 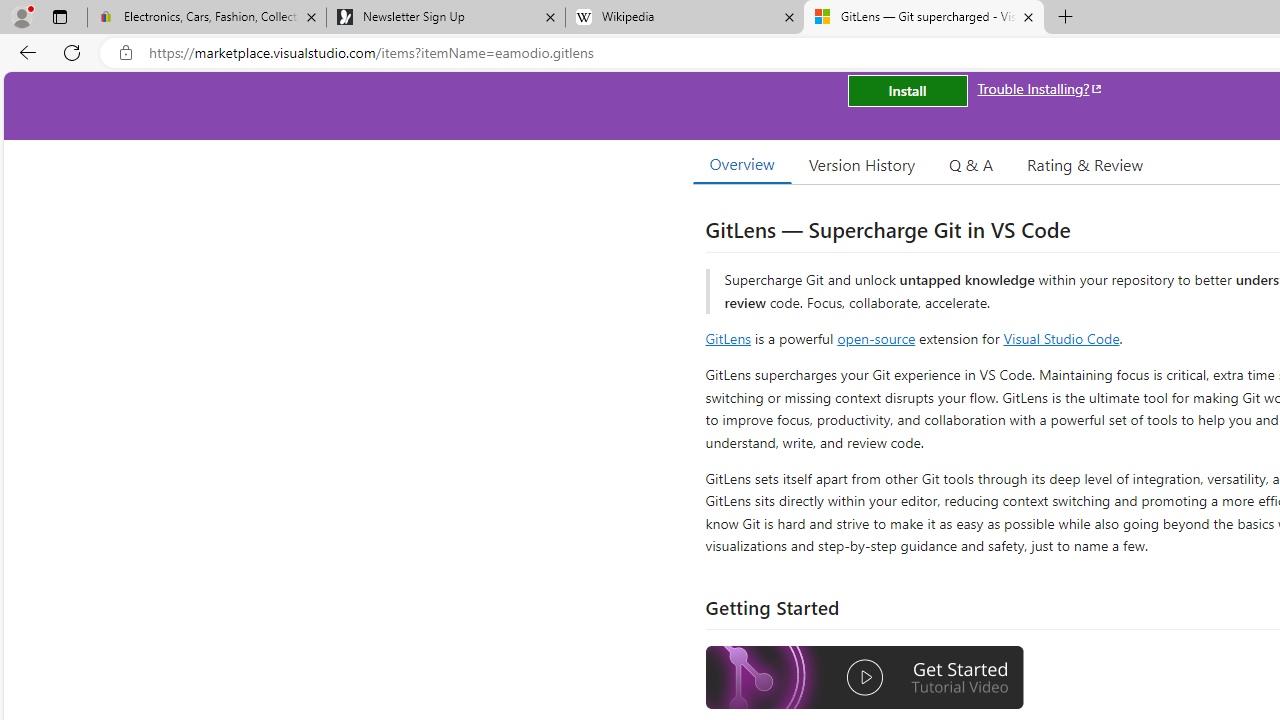 I want to click on 'Install', so click(x=906, y=91).